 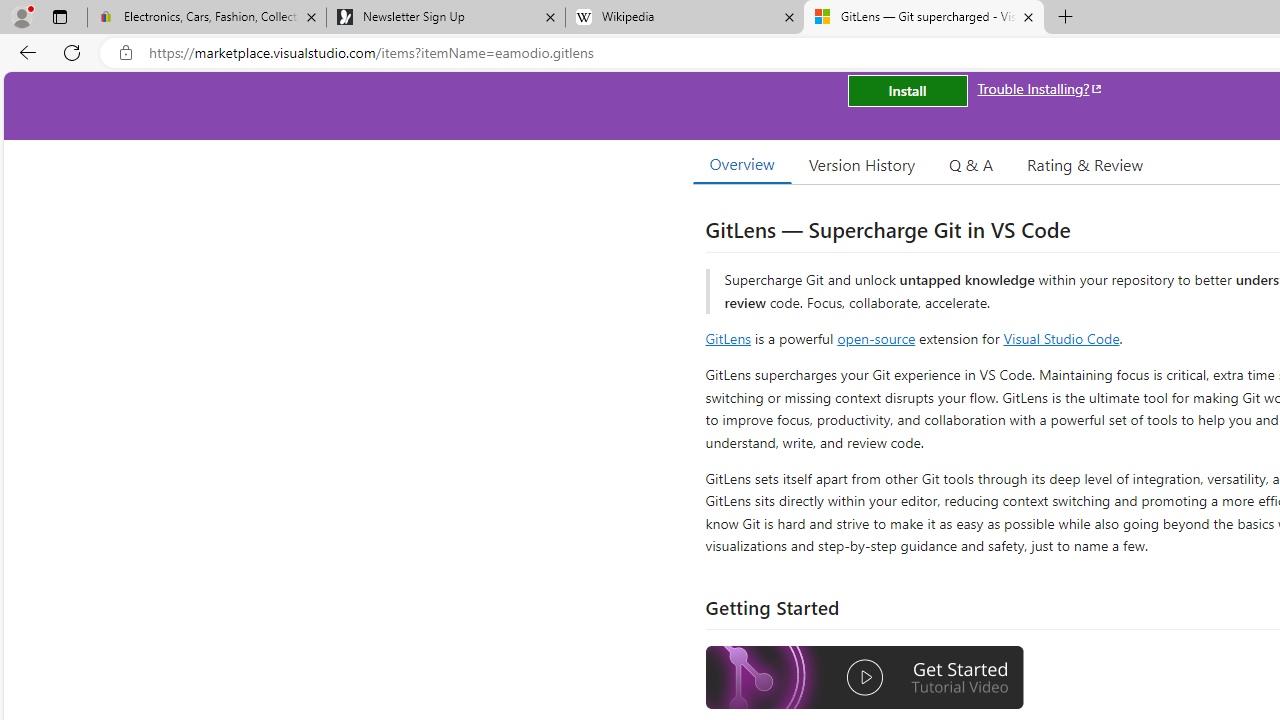 I want to click on 'Install', so click(x=906, y=91).